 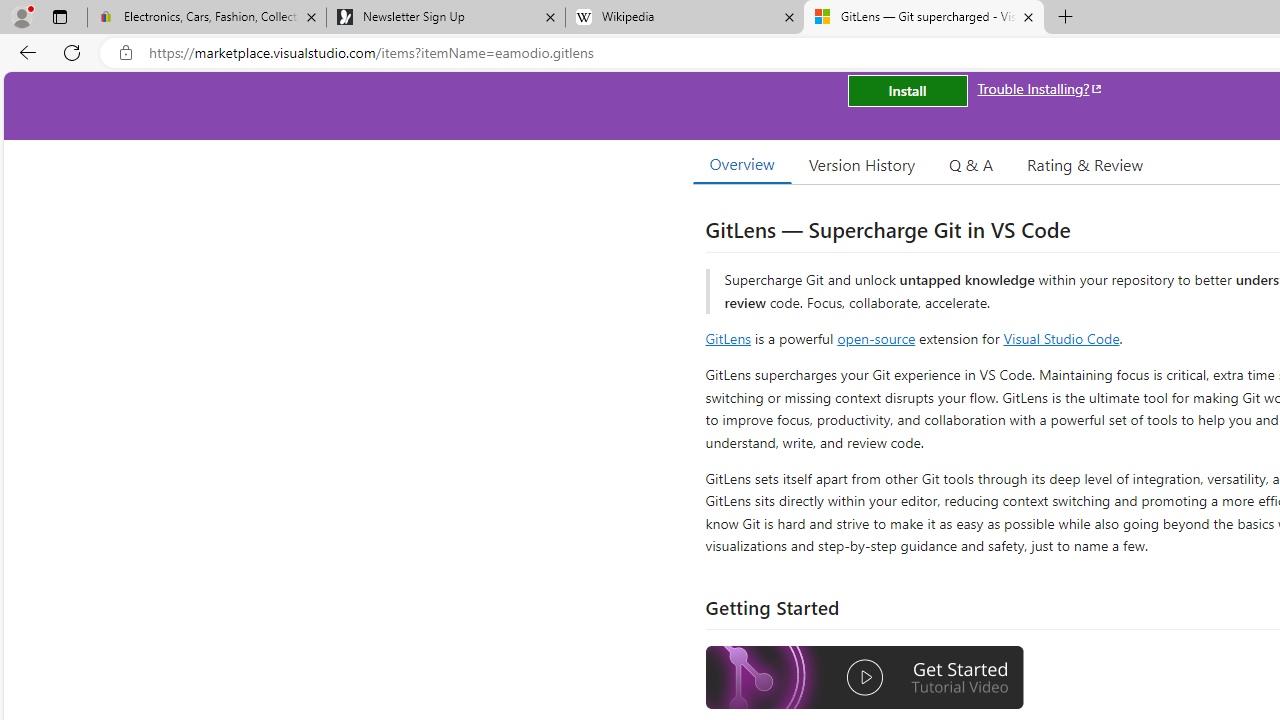 I want to click on 'Install', so click(x=906, y=91).